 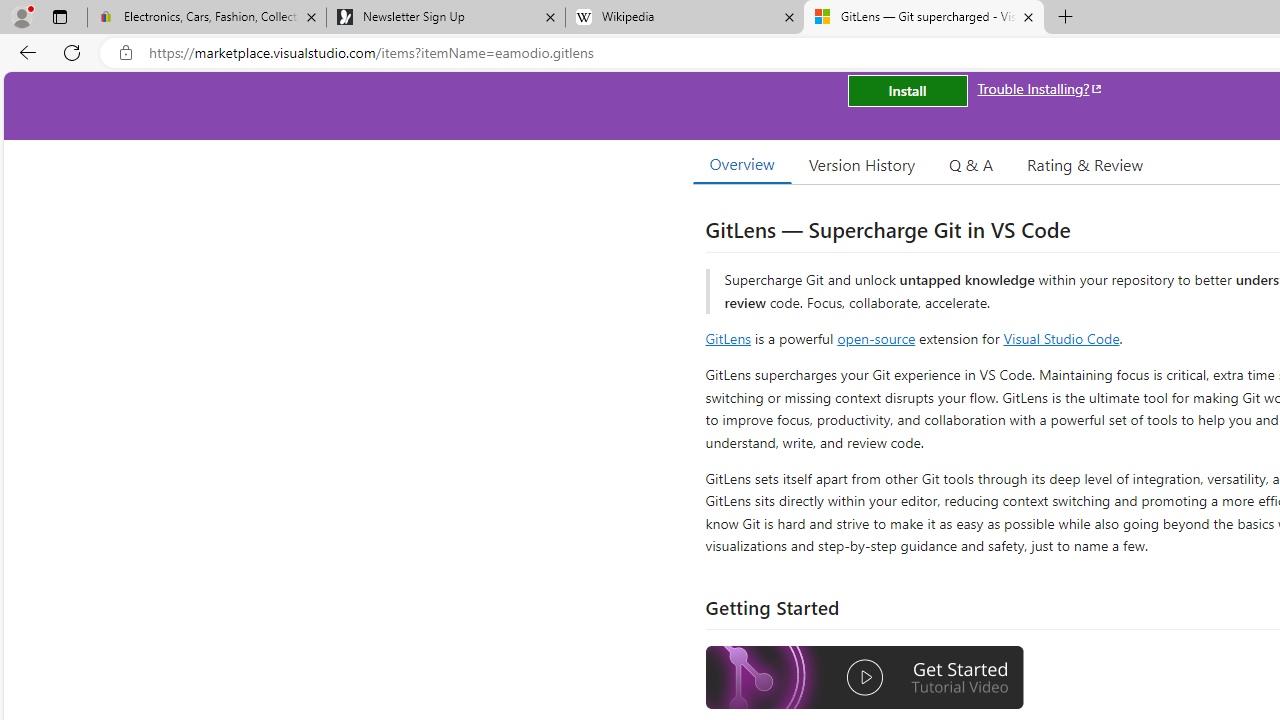 I want to click on 'Install', so click(x=906, y=91).